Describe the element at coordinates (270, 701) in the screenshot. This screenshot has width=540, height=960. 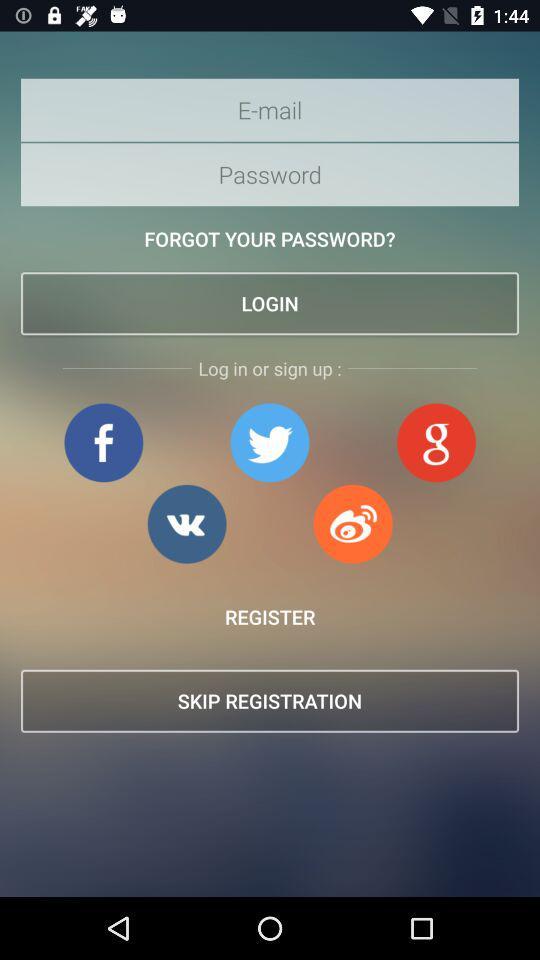
I see `icon below register icon` at that location.